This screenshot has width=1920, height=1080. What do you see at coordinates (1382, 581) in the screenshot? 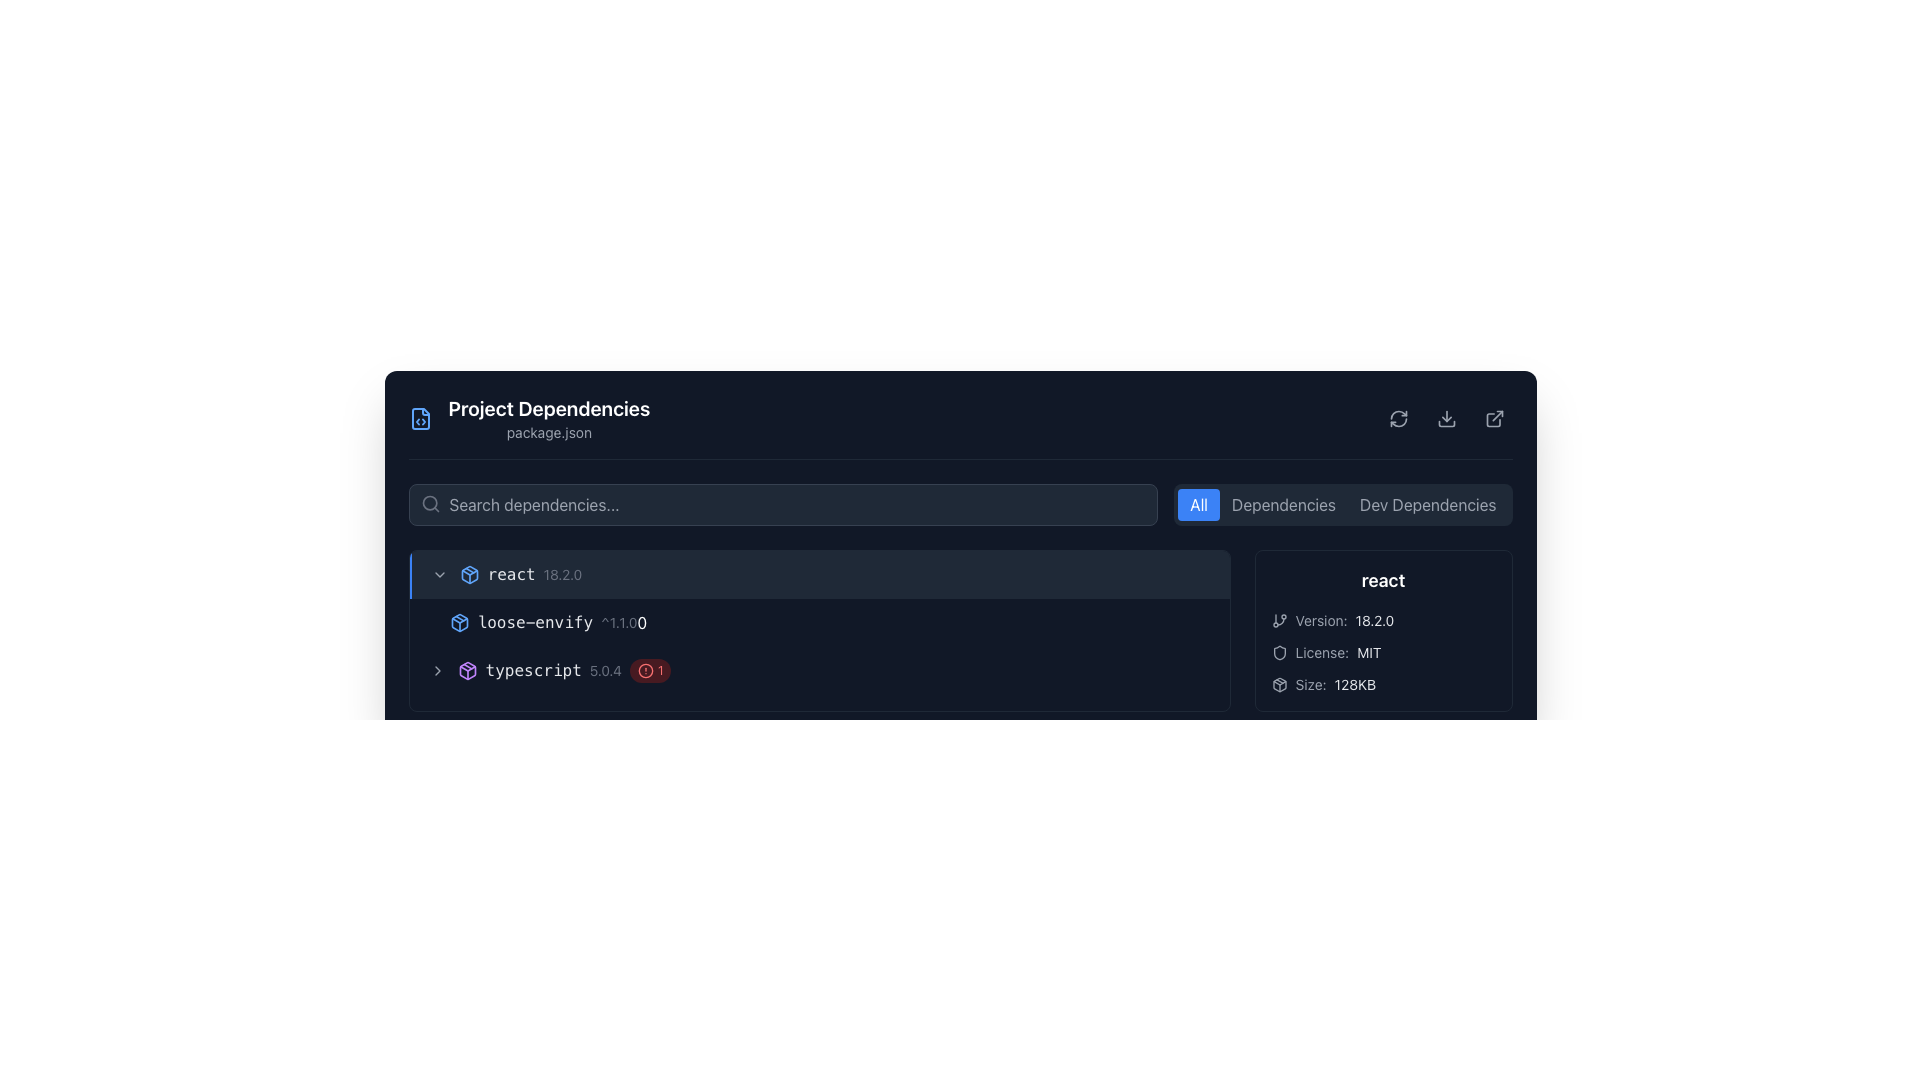
I see `the title text block indicating dependency information for the 'react' library, located at the top center of the card` at bounding box center [1382, 581].